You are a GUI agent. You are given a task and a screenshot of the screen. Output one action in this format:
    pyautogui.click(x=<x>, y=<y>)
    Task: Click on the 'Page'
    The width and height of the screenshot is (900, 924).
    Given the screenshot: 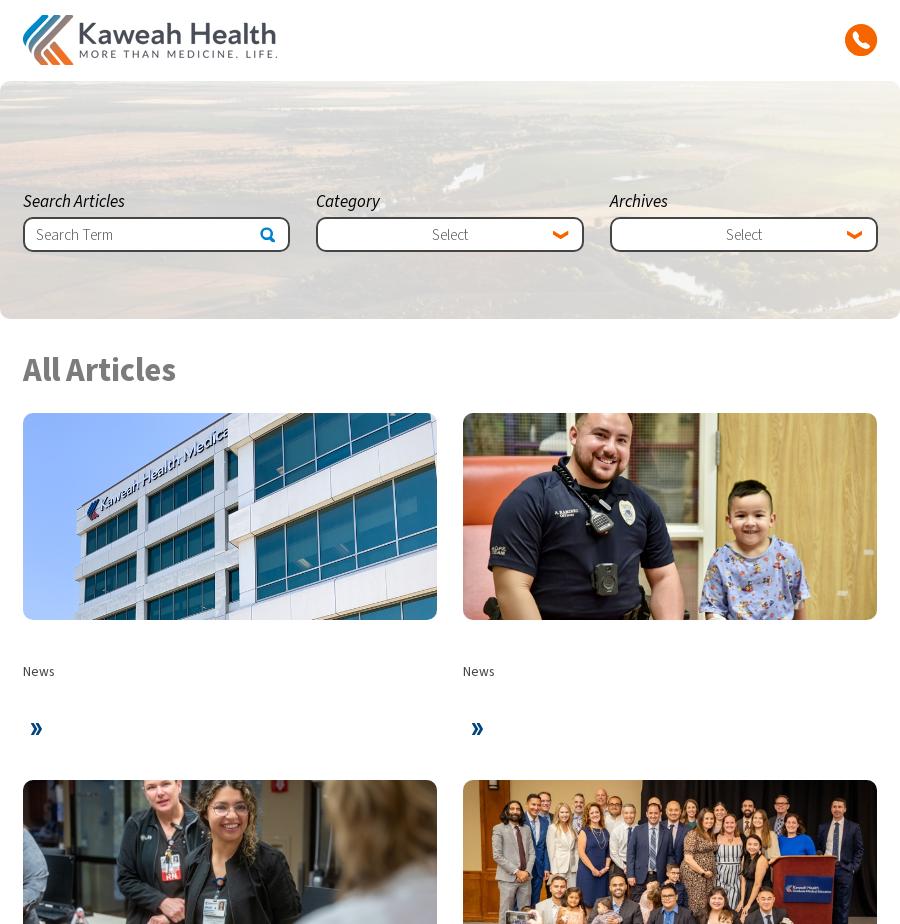 What is the action you would take?
    pyautogui.click(x=761, y=442)
    